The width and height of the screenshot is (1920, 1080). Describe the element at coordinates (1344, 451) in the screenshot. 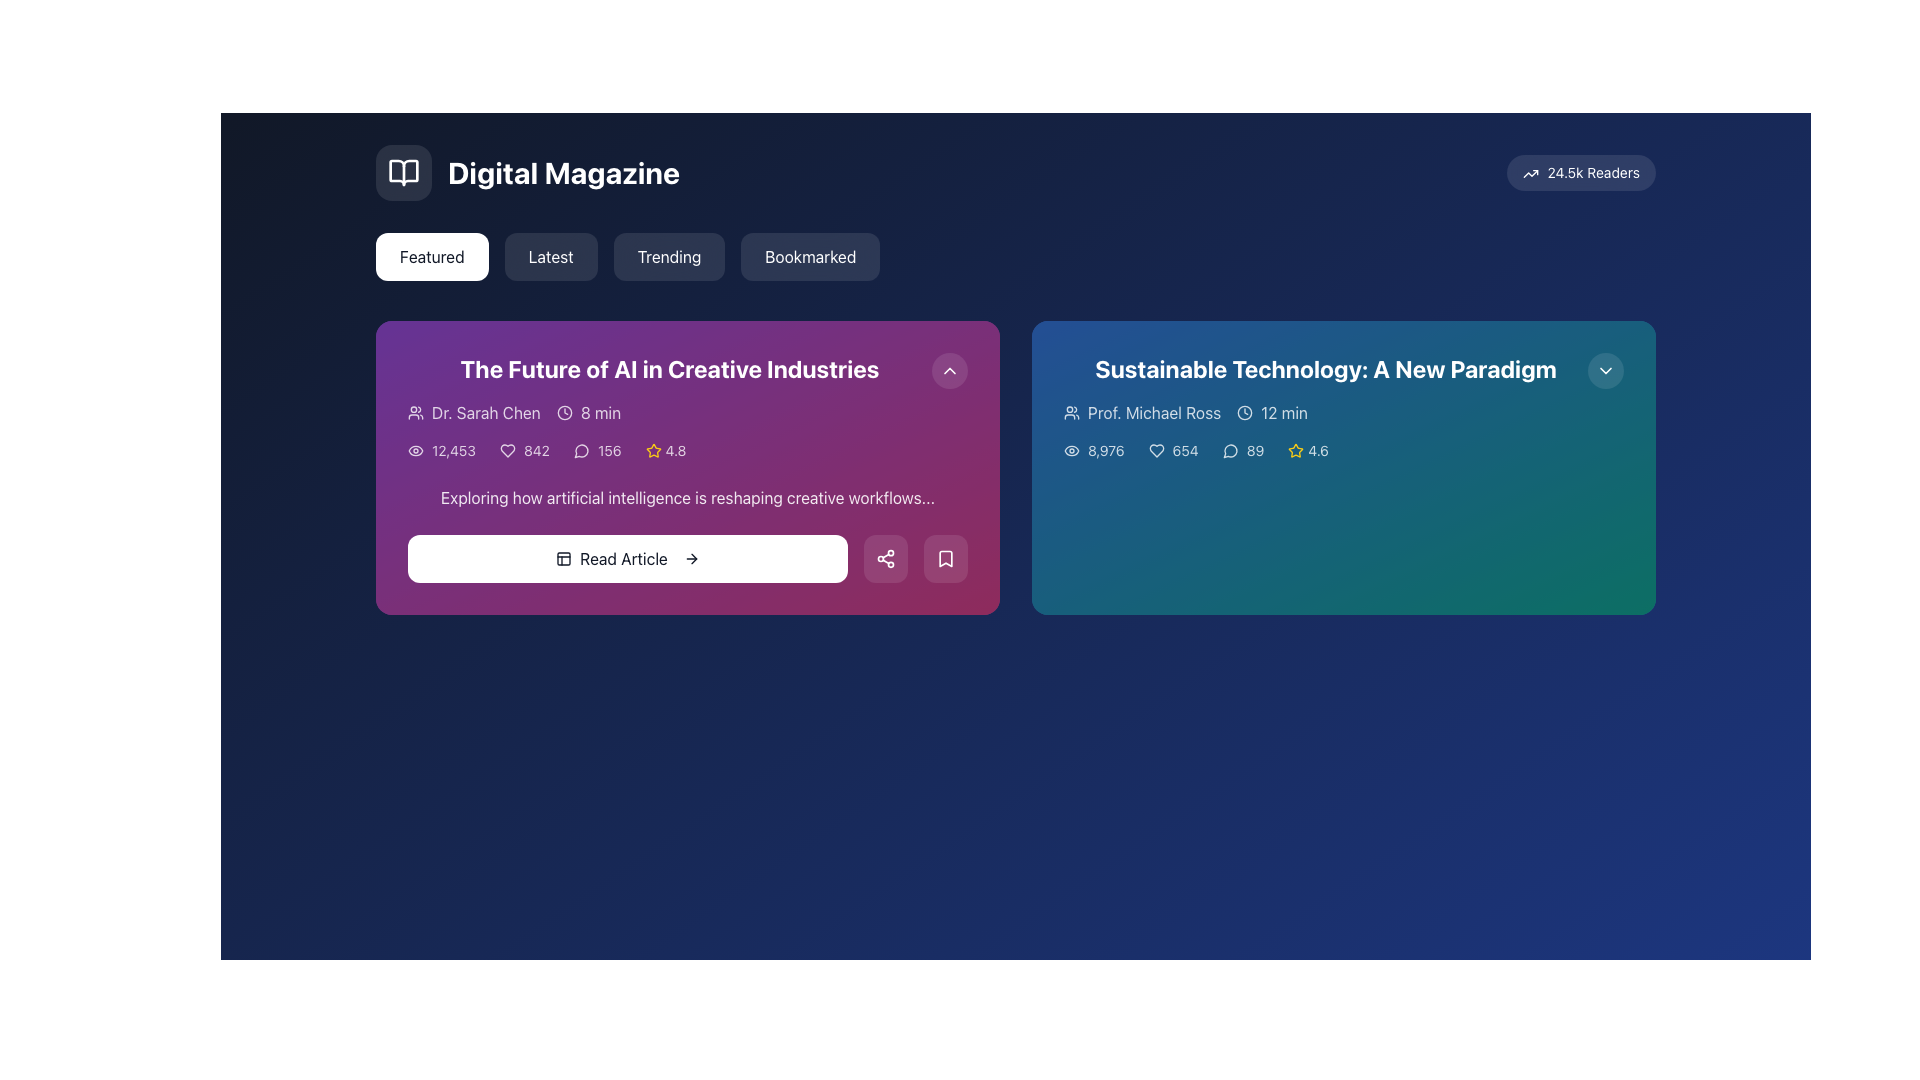

I see `on the information display row containing engagement metrics and ratings located in the bottom section of the card labeled 'Sustainable Technology: A New Paradigm'` at that location.